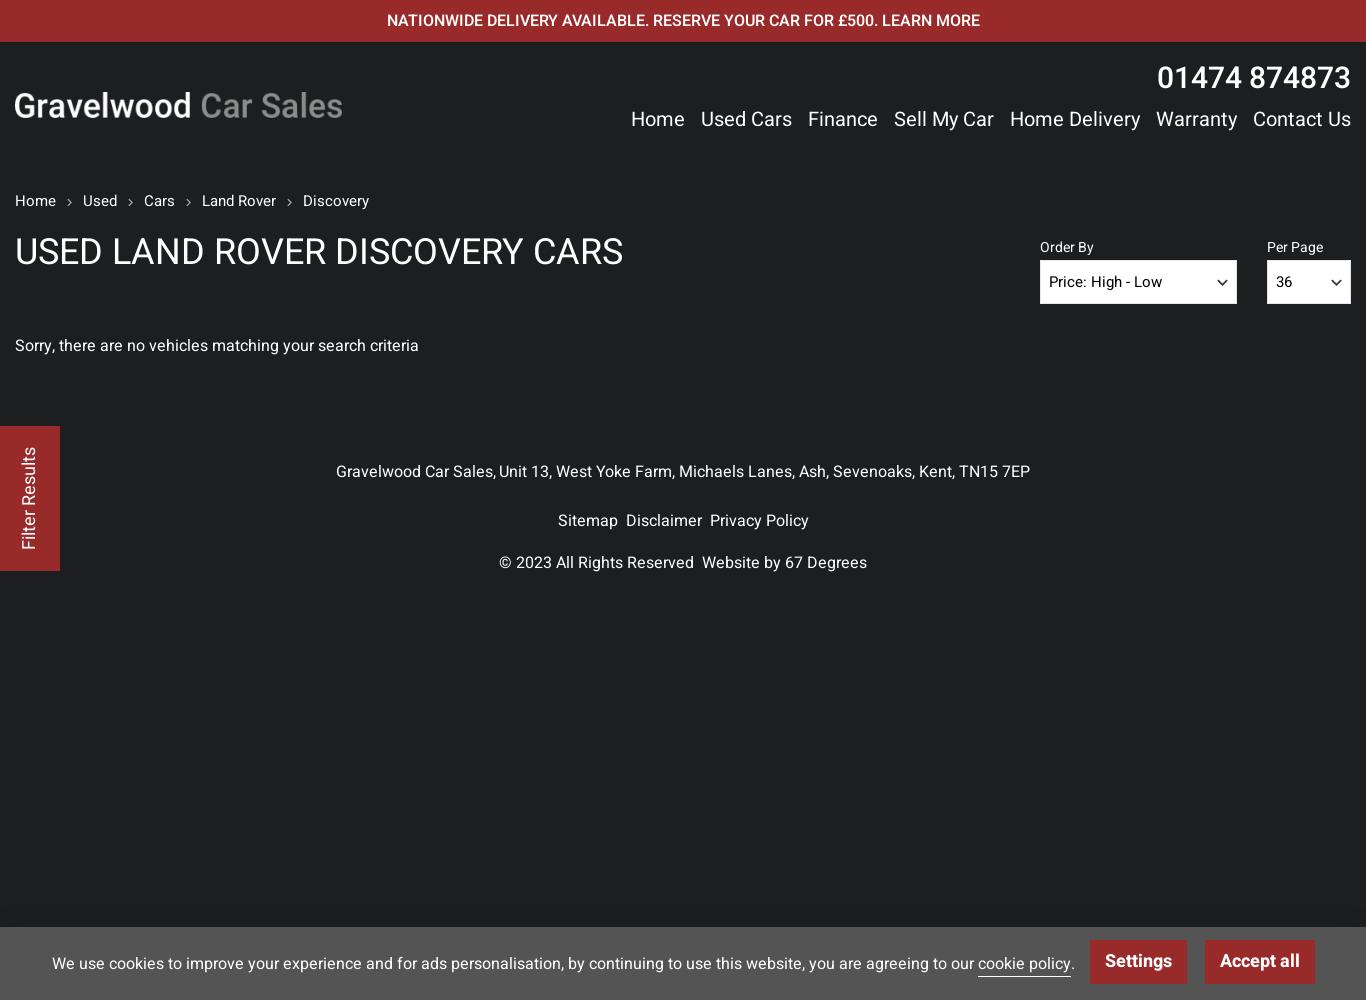  What do you see at coordinates (498, 562) in the screenshot?
I see `'© 2023 All Rights Reserved'` at bounding box center [498, 562].